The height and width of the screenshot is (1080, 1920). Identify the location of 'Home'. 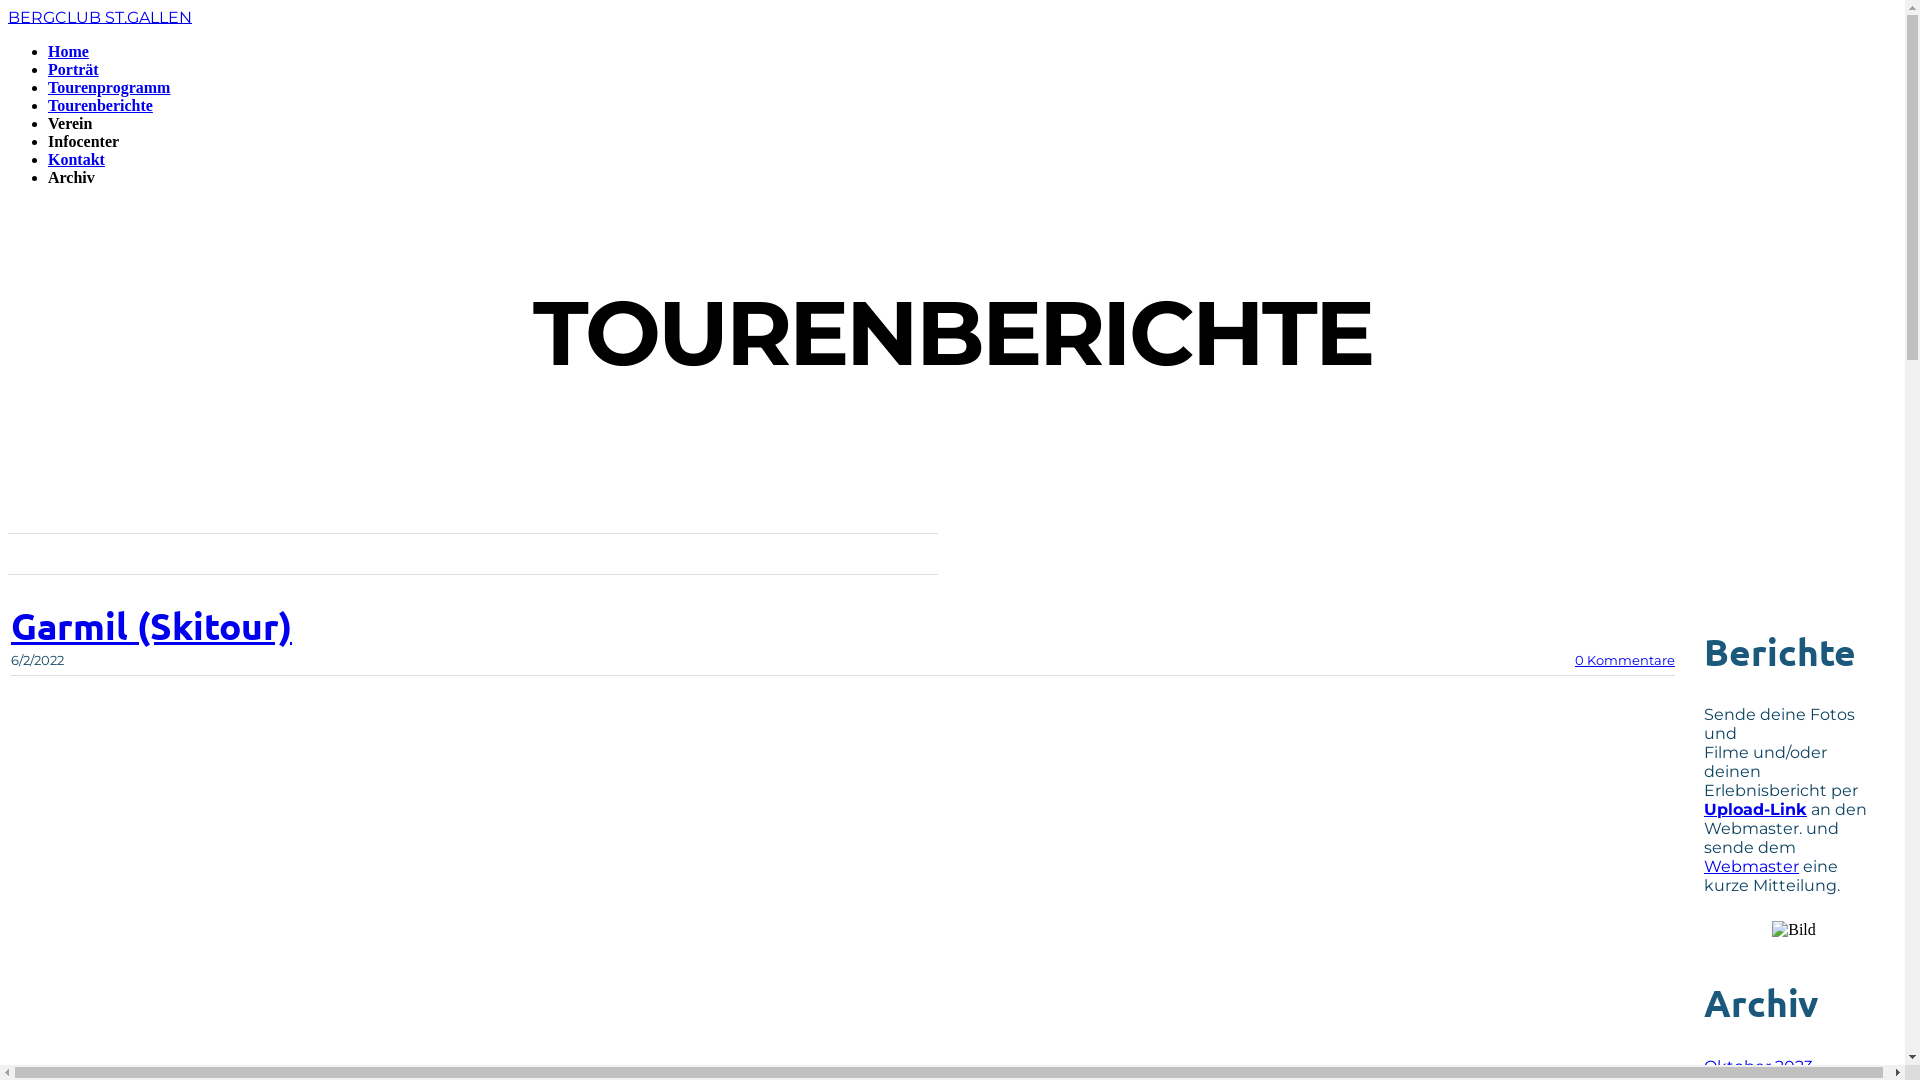
(68, 50).